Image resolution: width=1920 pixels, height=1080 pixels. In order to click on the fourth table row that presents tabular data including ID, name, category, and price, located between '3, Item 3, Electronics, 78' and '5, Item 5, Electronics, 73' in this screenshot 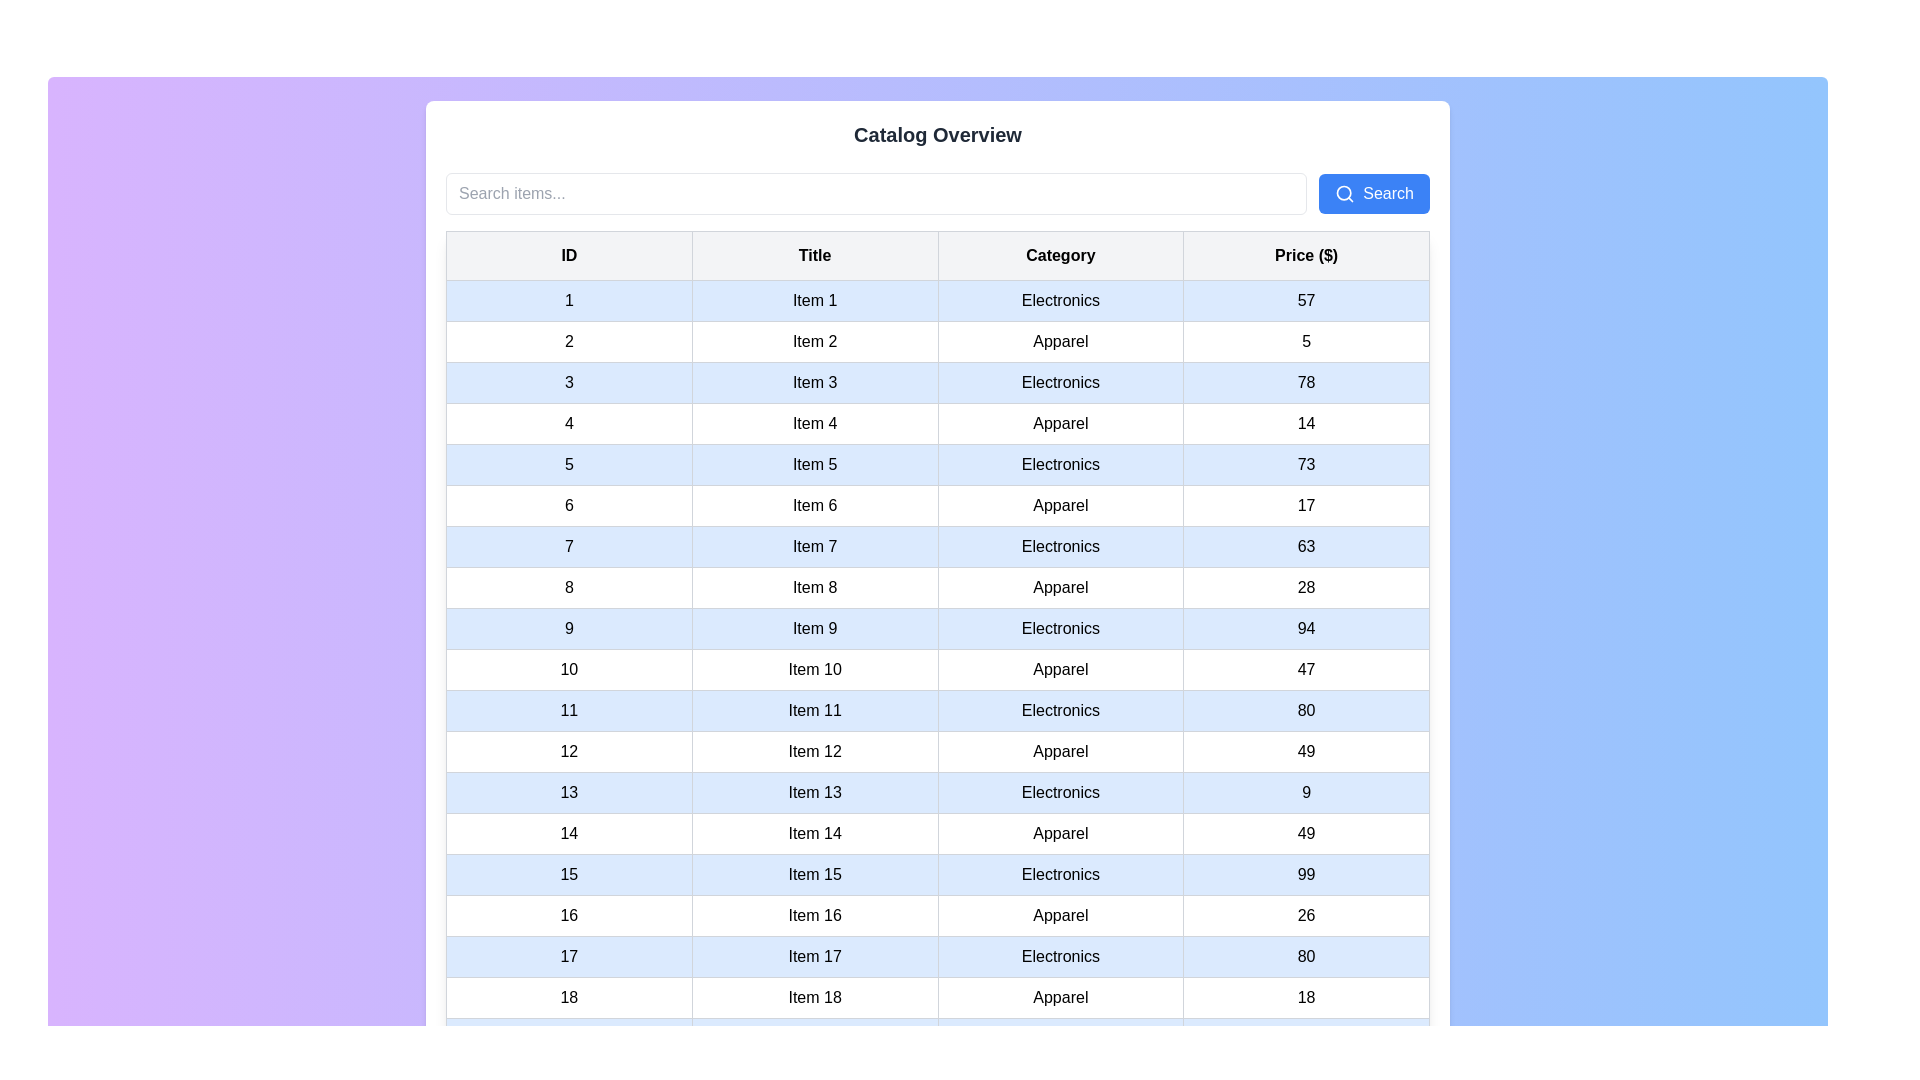, I will do `click(936, 423)`.